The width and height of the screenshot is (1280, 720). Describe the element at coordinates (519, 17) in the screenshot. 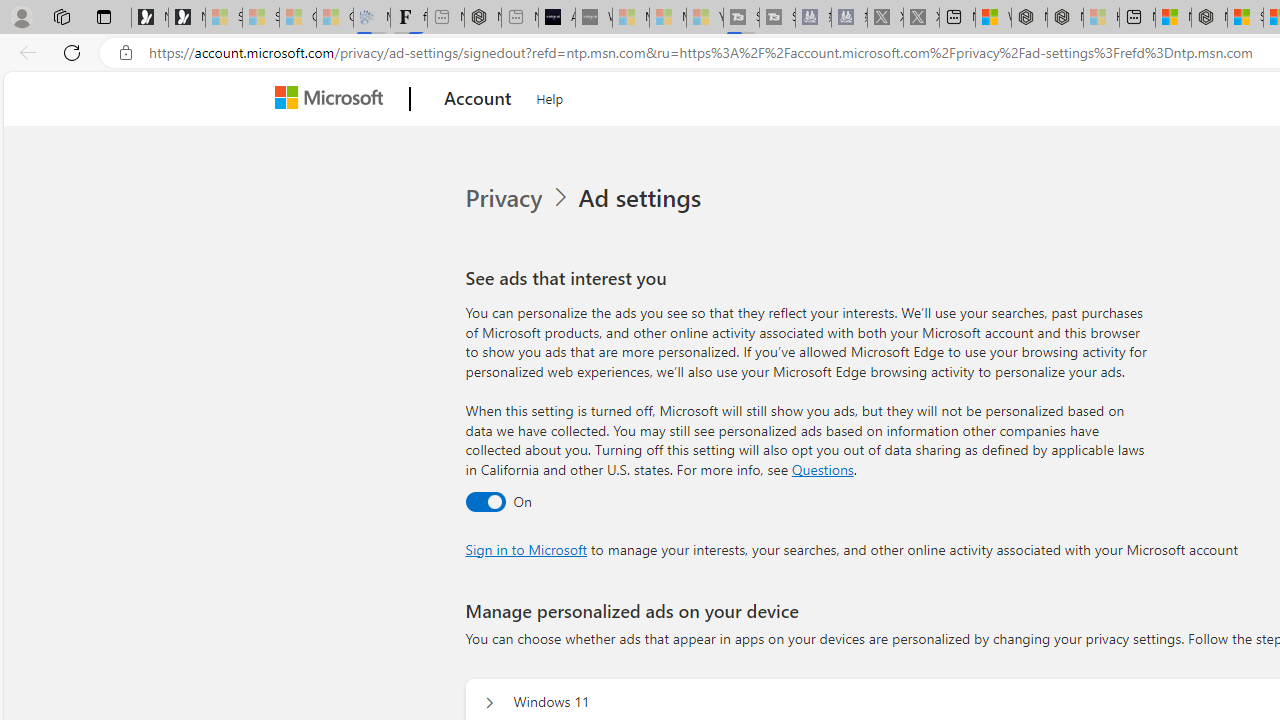

I see `'New tab - Sleeping'` at that location.